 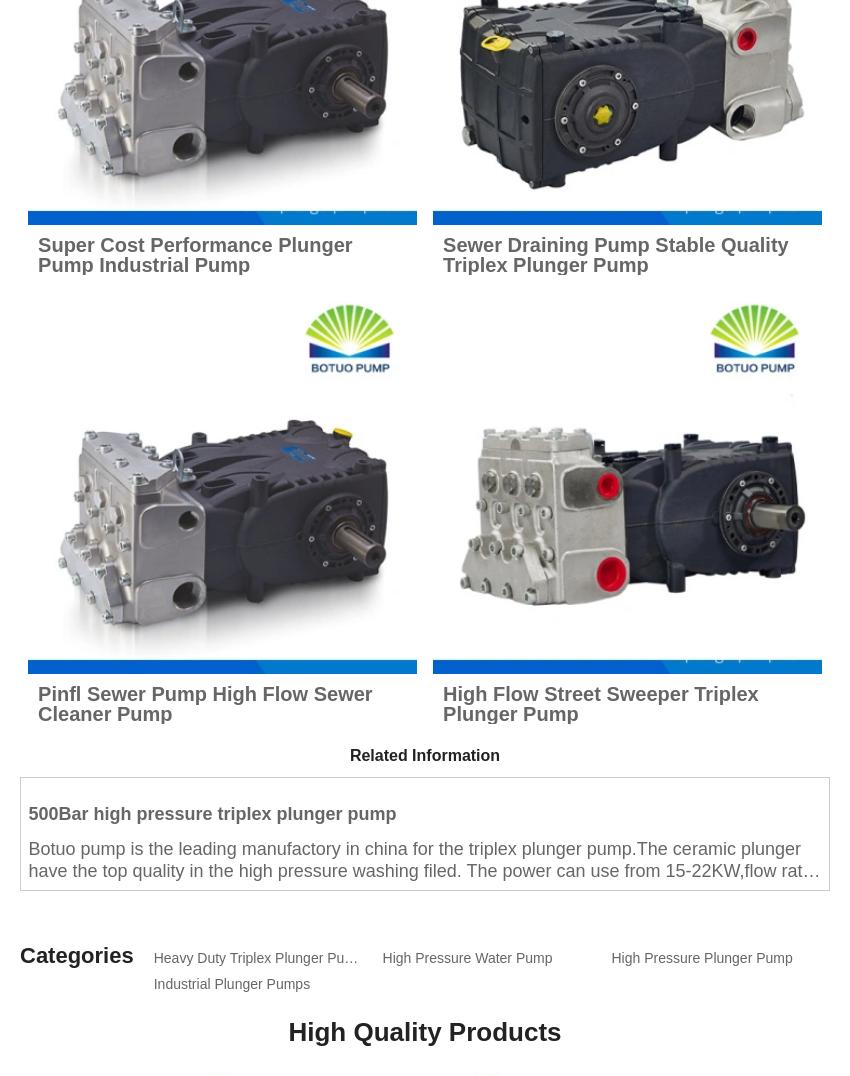 I want to click on 'High Quality Products', so click(x=424, y=1030).